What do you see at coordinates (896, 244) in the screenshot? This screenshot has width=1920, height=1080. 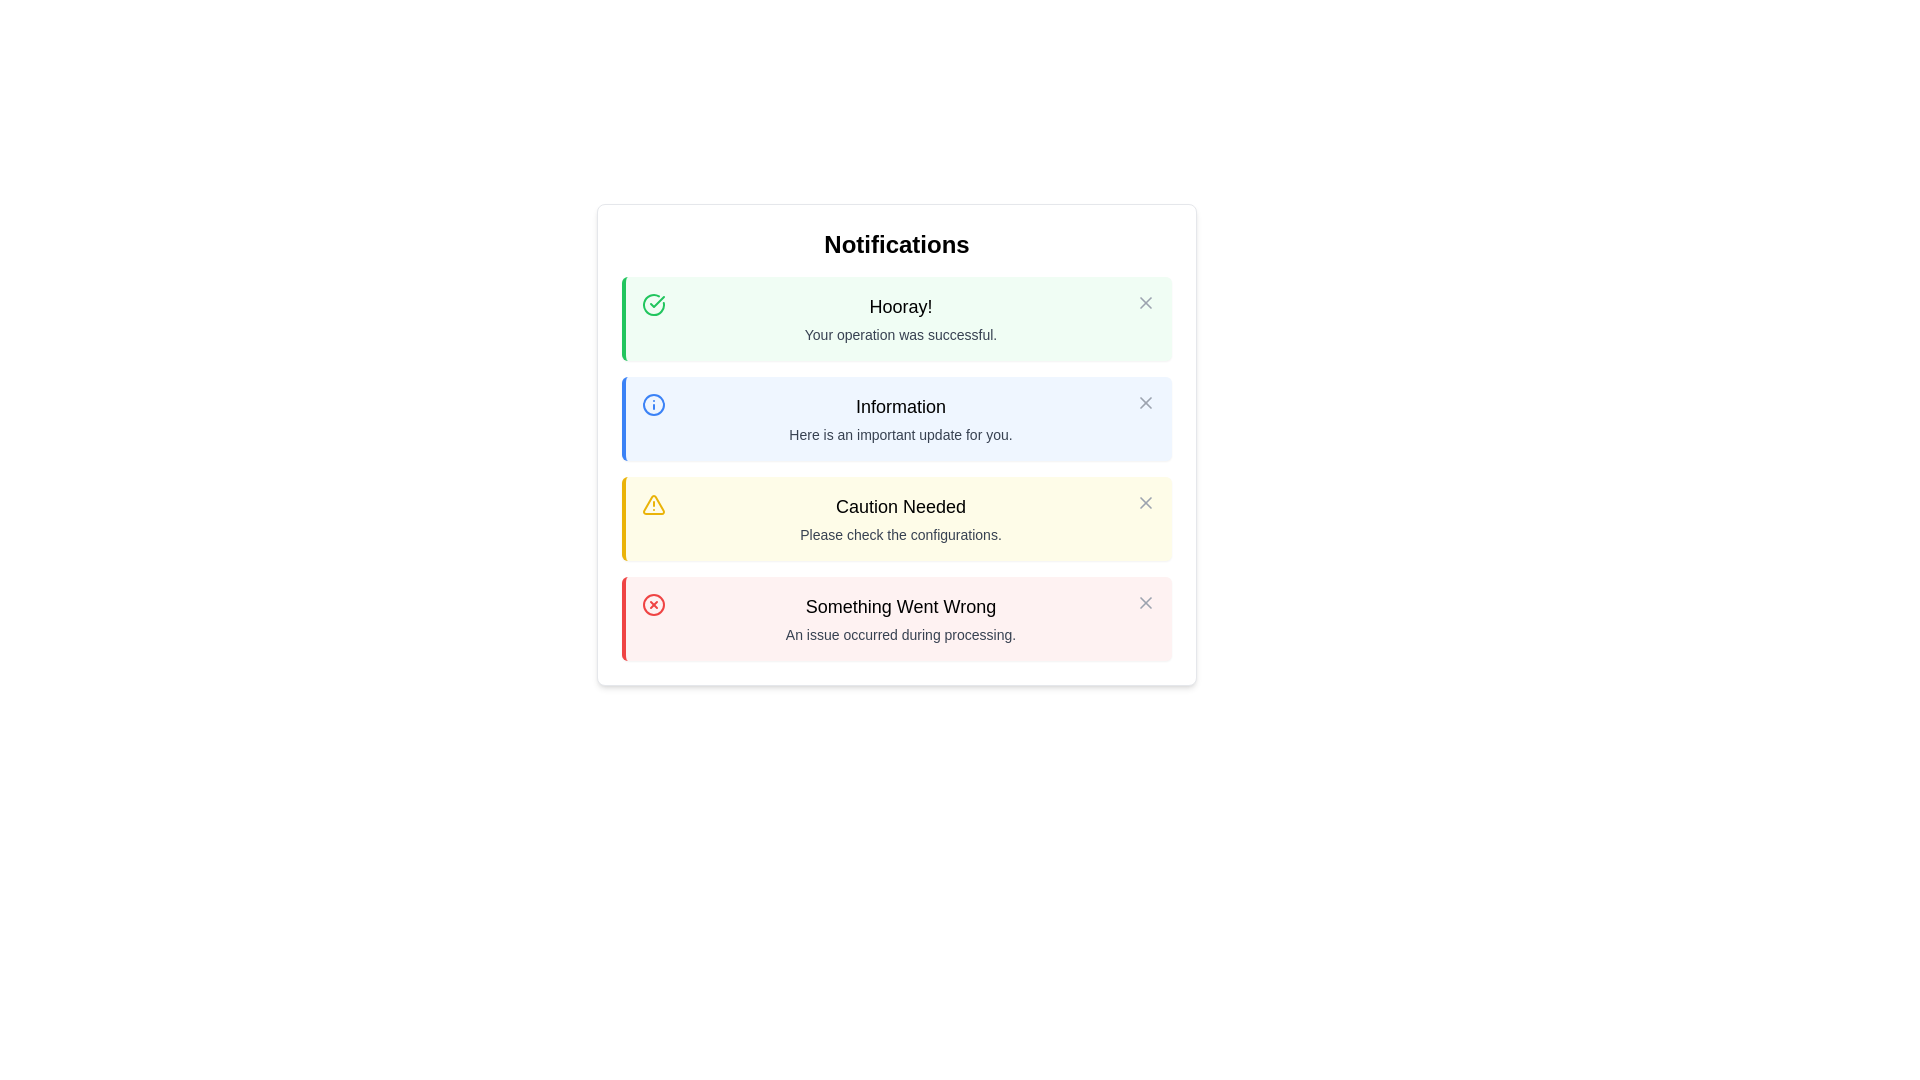 I see `the 'Notifications' title element, which is displayed in a bold, large font and is centered at the top of the Notifications panel` at bounding box center [896, 244].